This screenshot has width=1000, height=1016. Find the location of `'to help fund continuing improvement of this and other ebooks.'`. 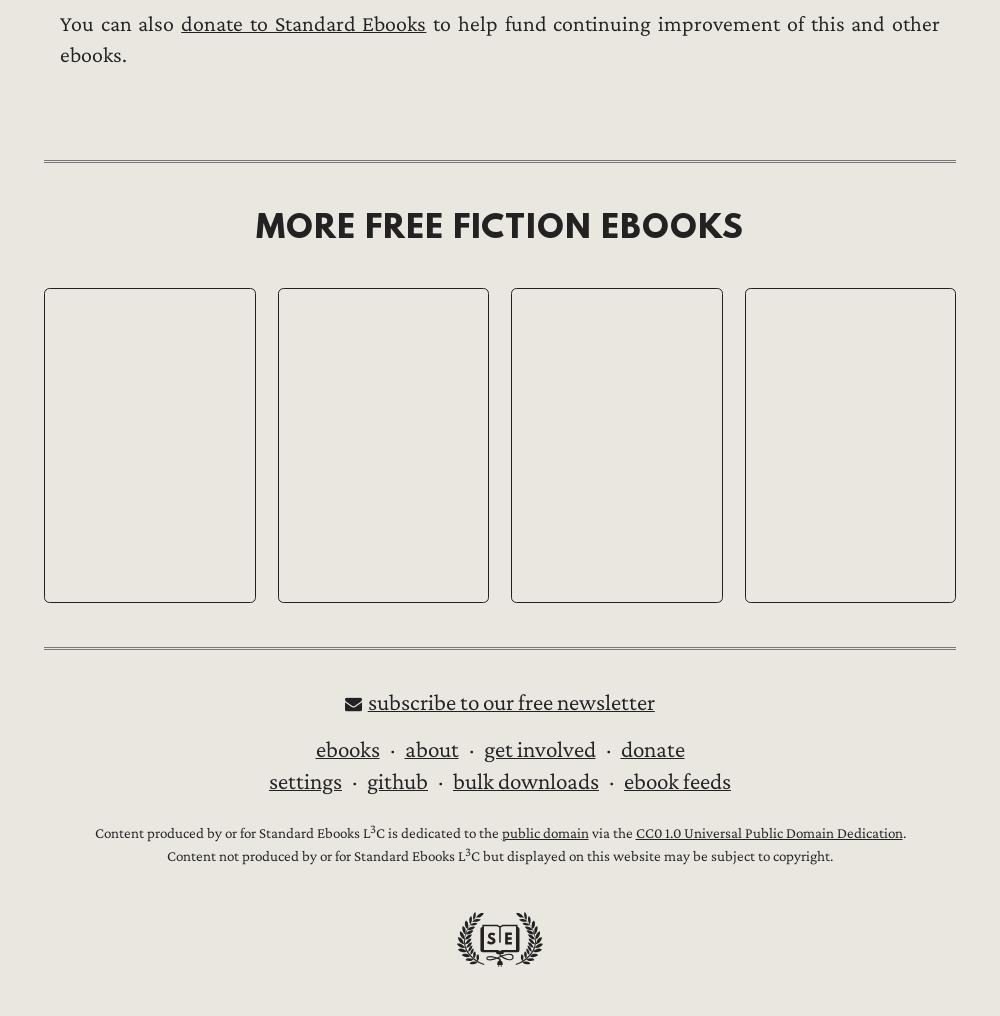

'to help fund continuing improvement of this and other ebooks.' is located at coordinates (500, 39).